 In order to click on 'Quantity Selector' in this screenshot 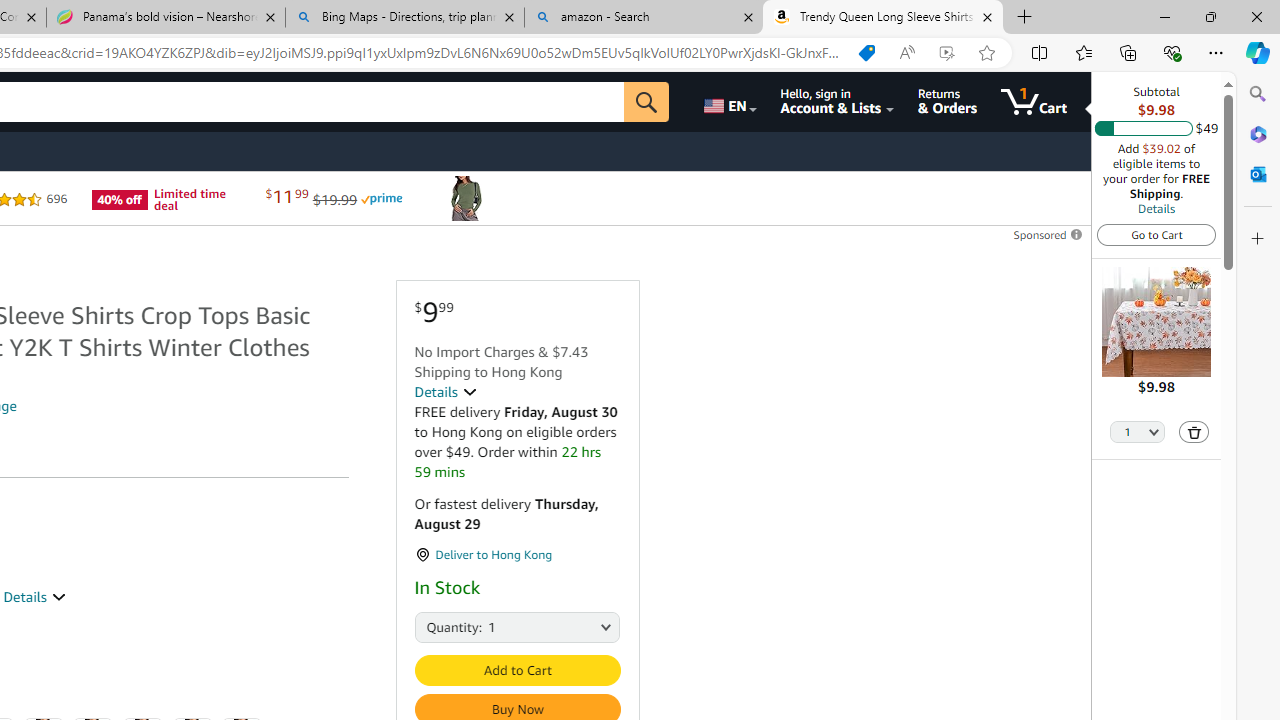, I will do `click(1137, 432)`.